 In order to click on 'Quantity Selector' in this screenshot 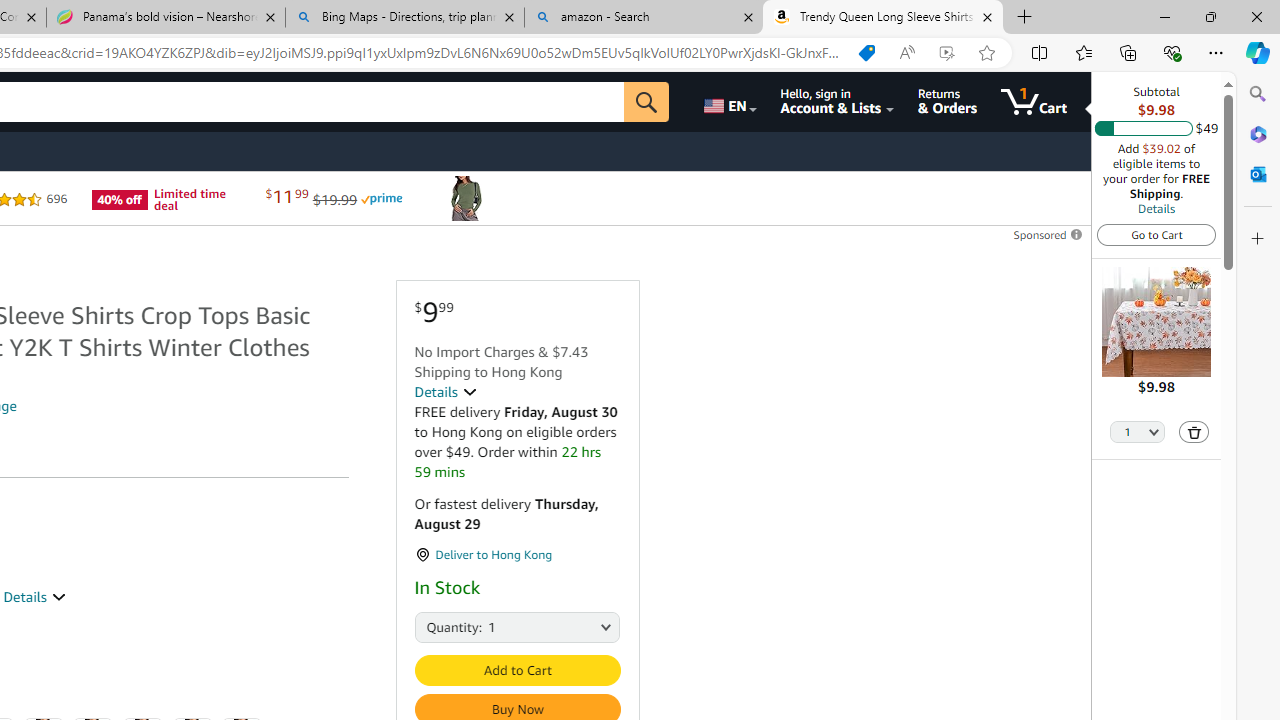, I will do `click(1137, 432)`.